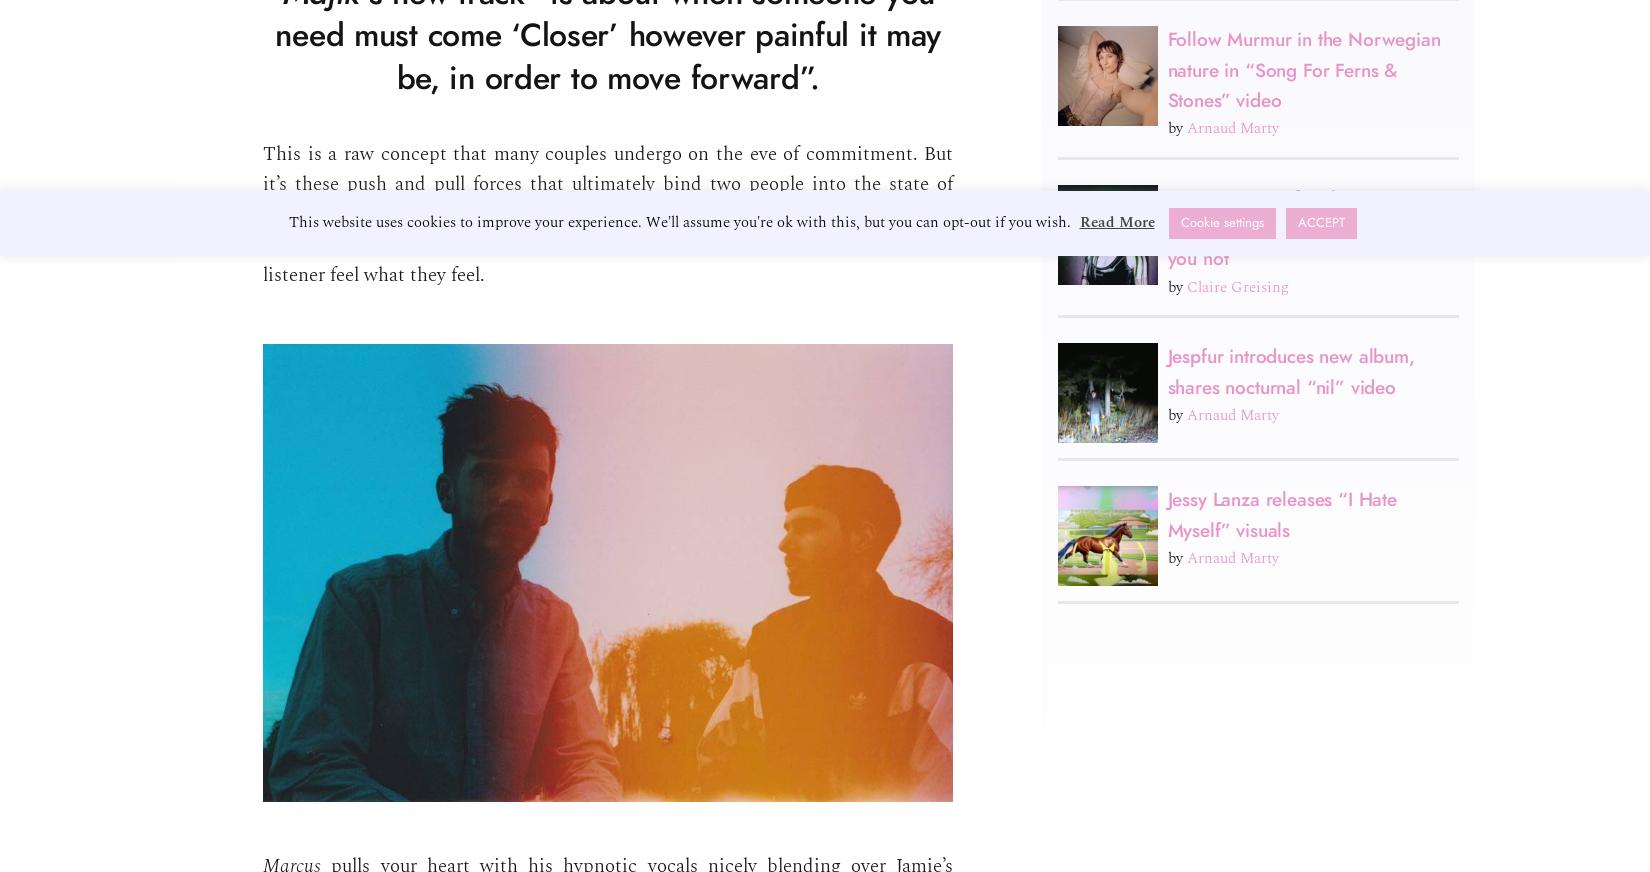  What do you see at coordinates (1180, 221) in the screenshot?
I see `'Cookie settings'` at bounding box center [1180, 221].